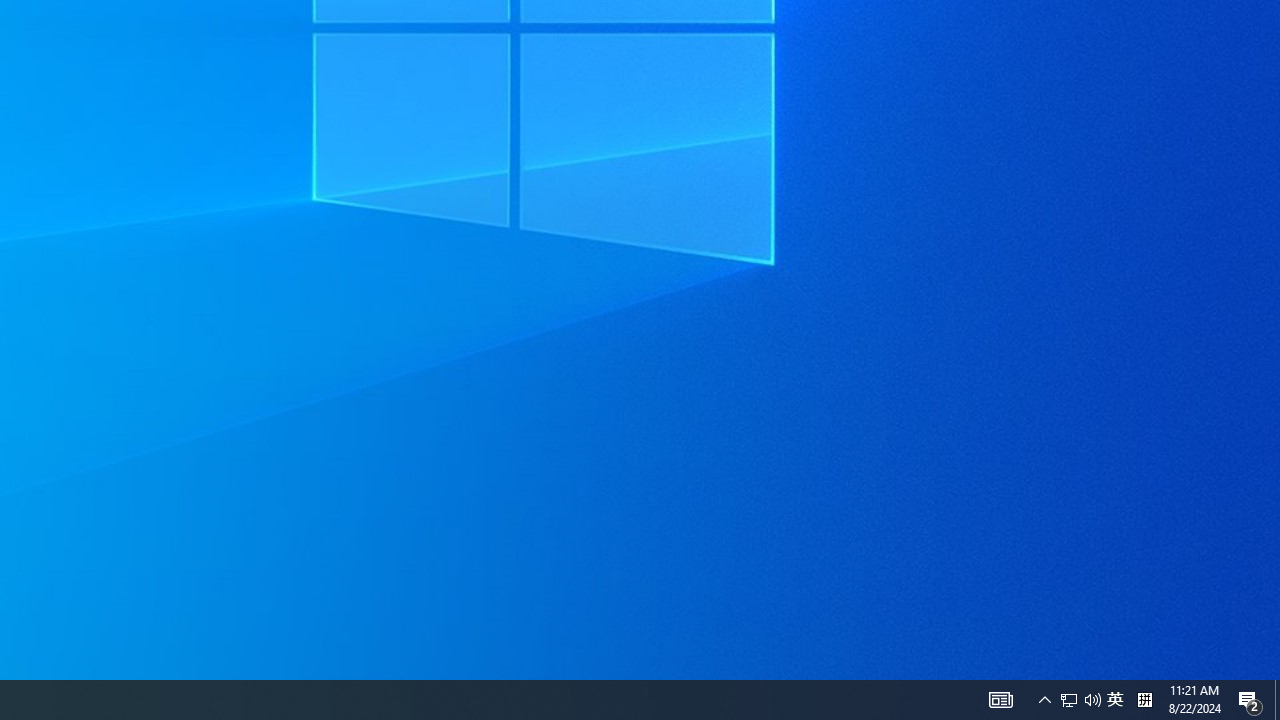 The height and width of the screenshot is (720, 1280). I want to click on 'Action Center, 2 new notifications', so click(1250, 698).